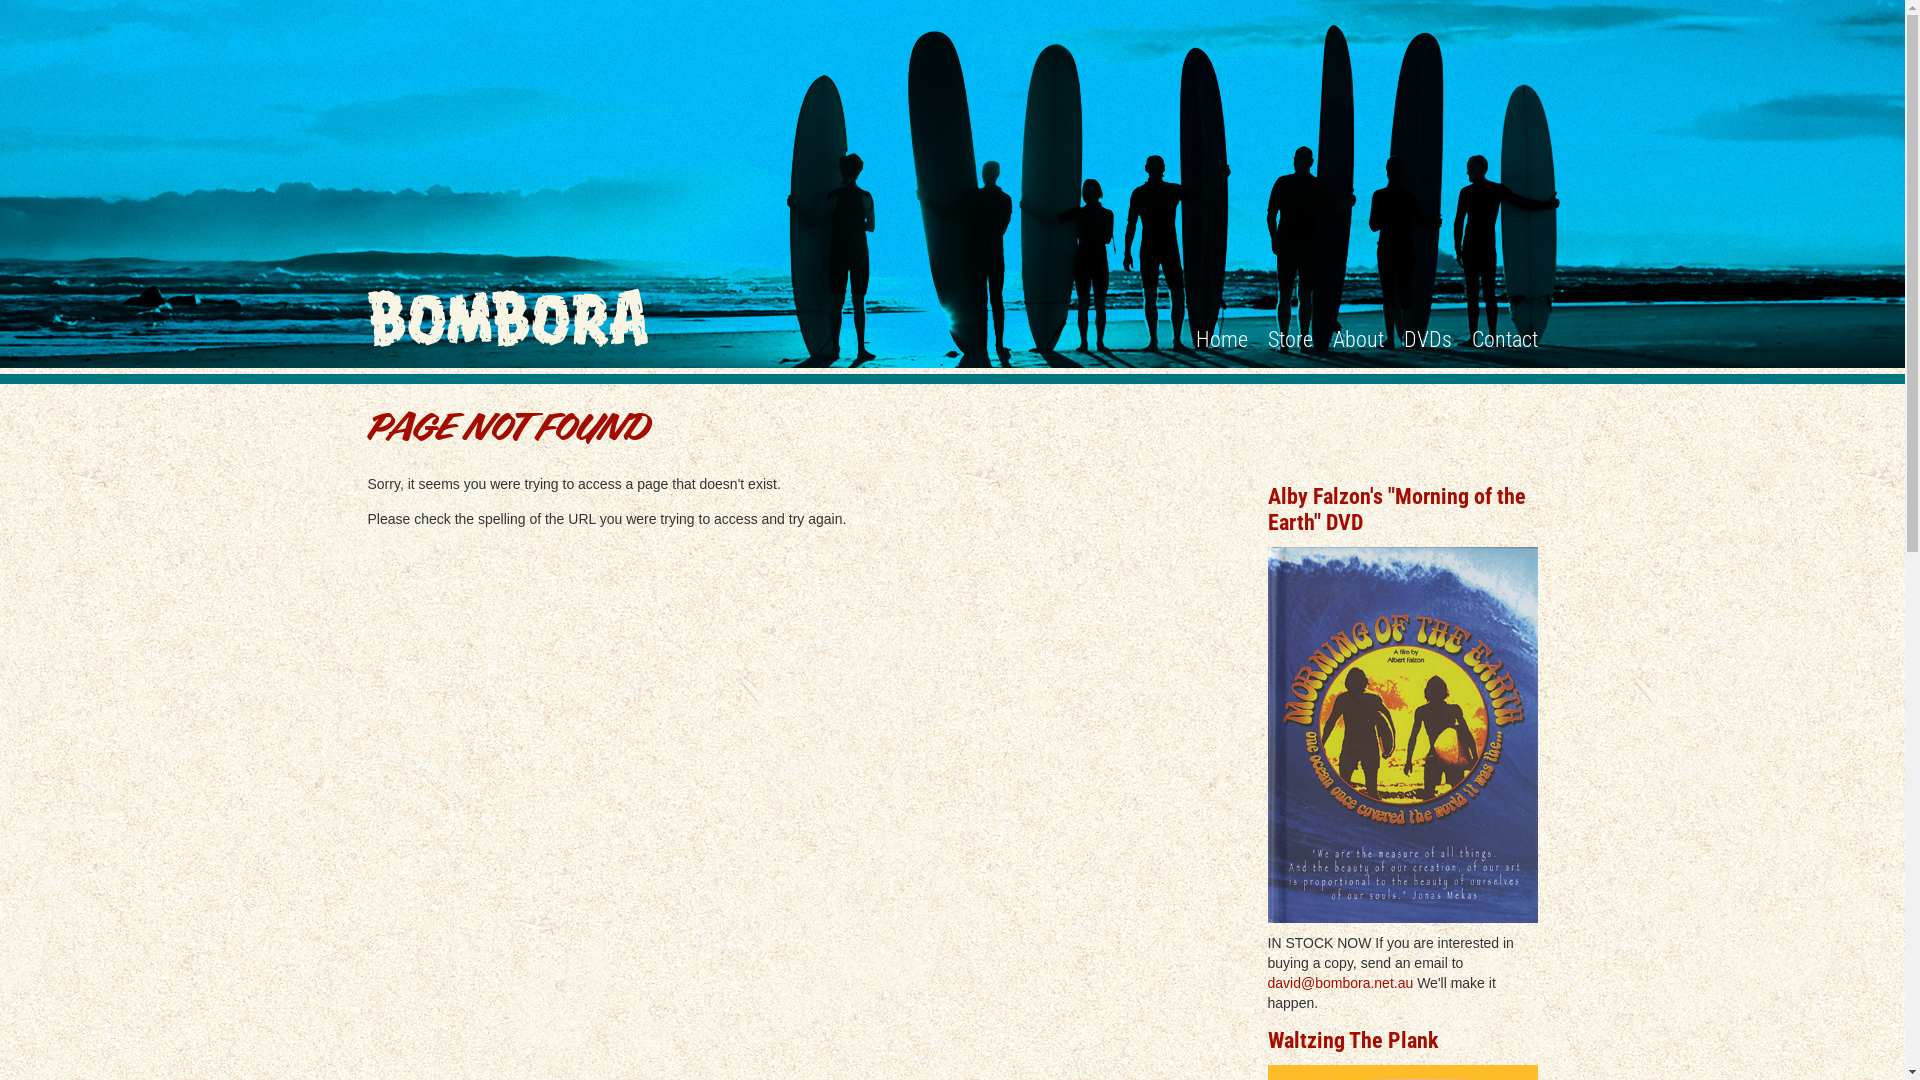  What do you see at coordinates (1505, 338) in the screenshot?
I see `'Contact'` at bounding box center [1505, 338].